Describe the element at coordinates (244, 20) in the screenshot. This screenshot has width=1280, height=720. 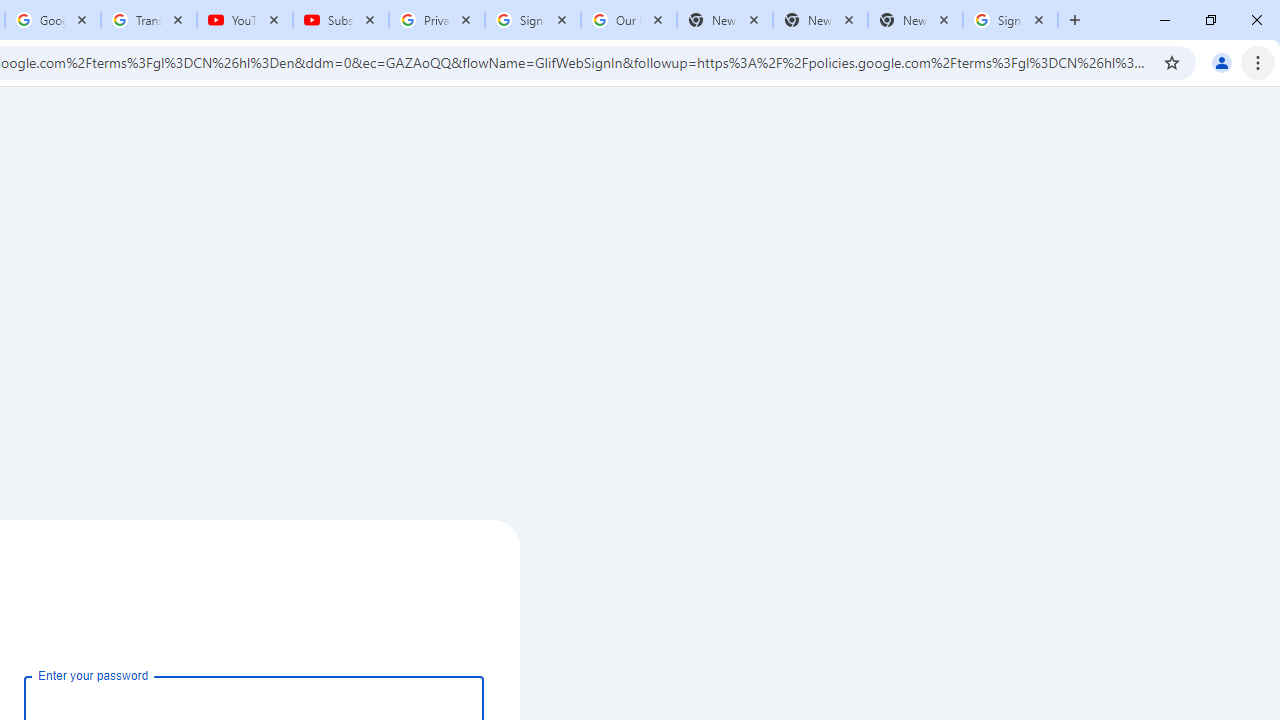
I see `'YouTube'` at that location.